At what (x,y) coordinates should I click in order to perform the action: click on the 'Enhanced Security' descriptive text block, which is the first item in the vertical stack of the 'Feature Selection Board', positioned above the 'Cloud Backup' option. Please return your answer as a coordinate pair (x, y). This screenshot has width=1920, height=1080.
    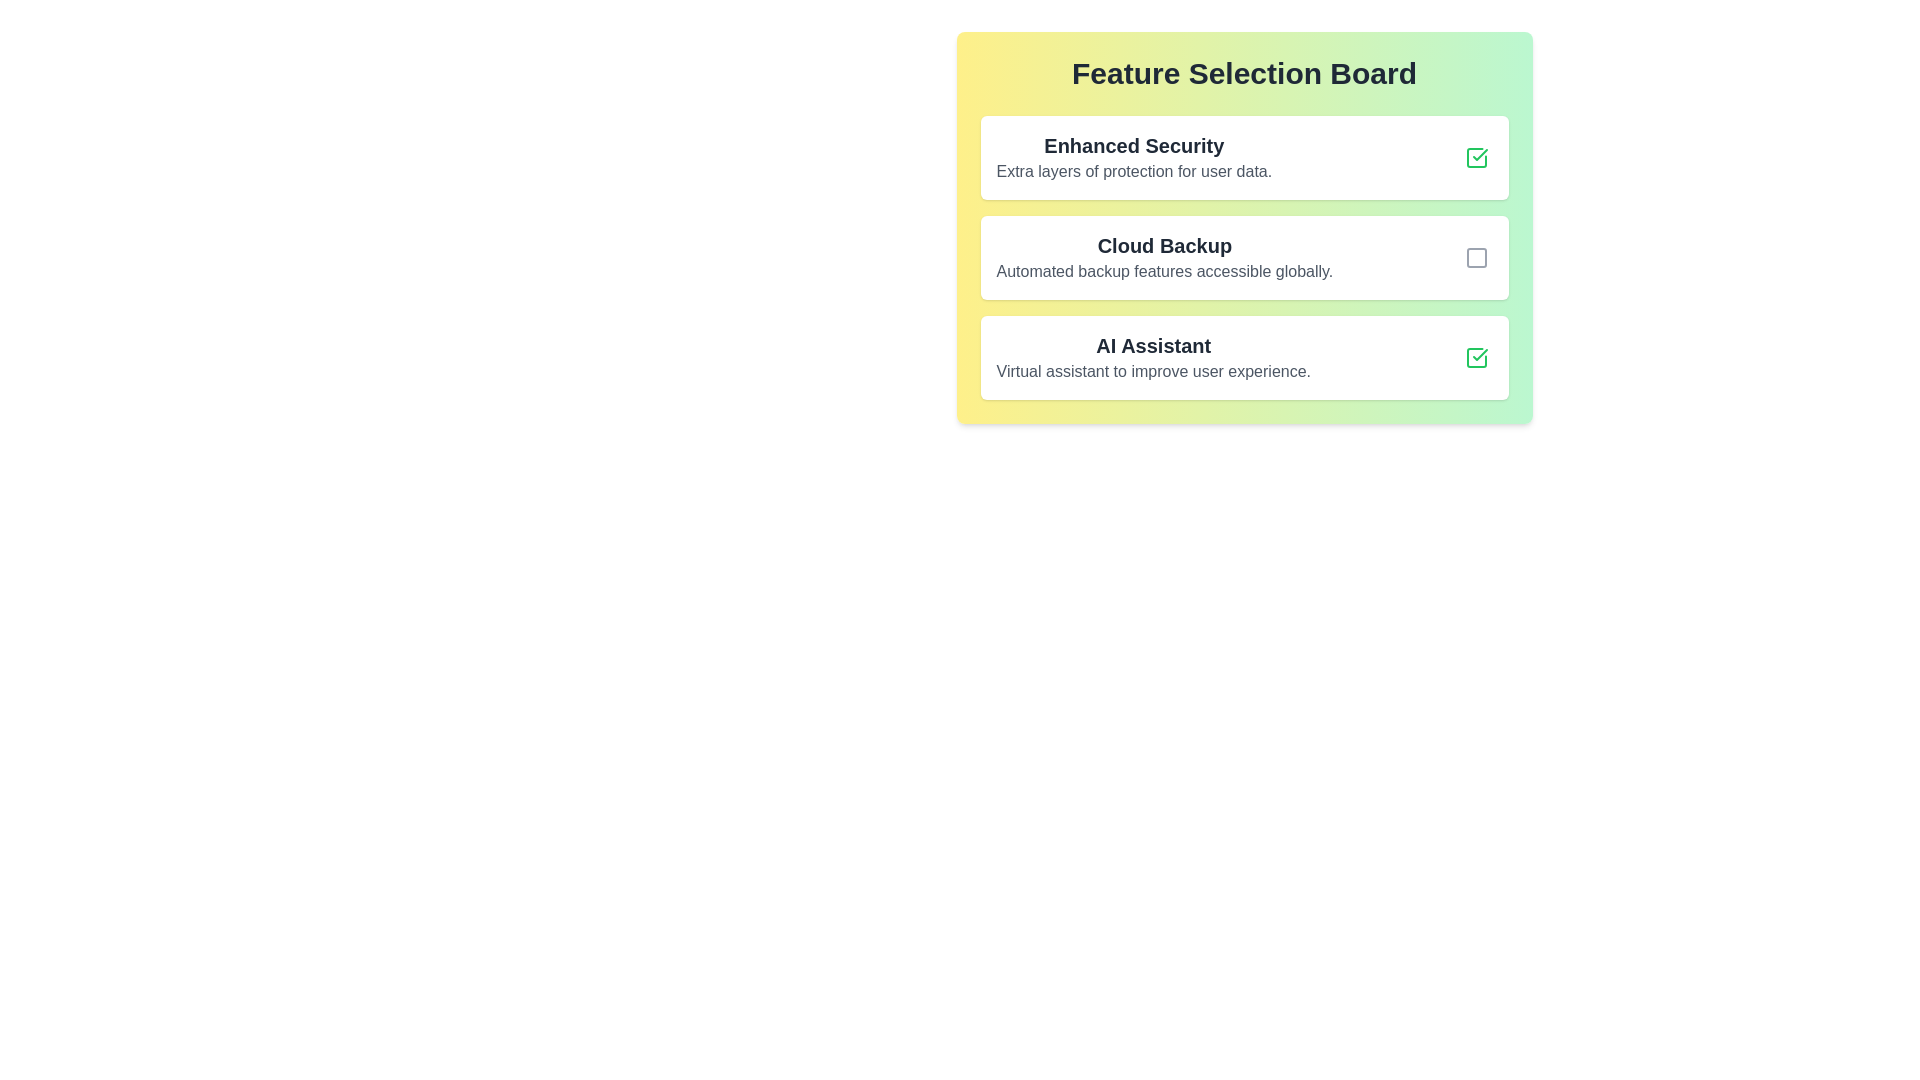
    Looking at the image, I should click on (1134, 157).